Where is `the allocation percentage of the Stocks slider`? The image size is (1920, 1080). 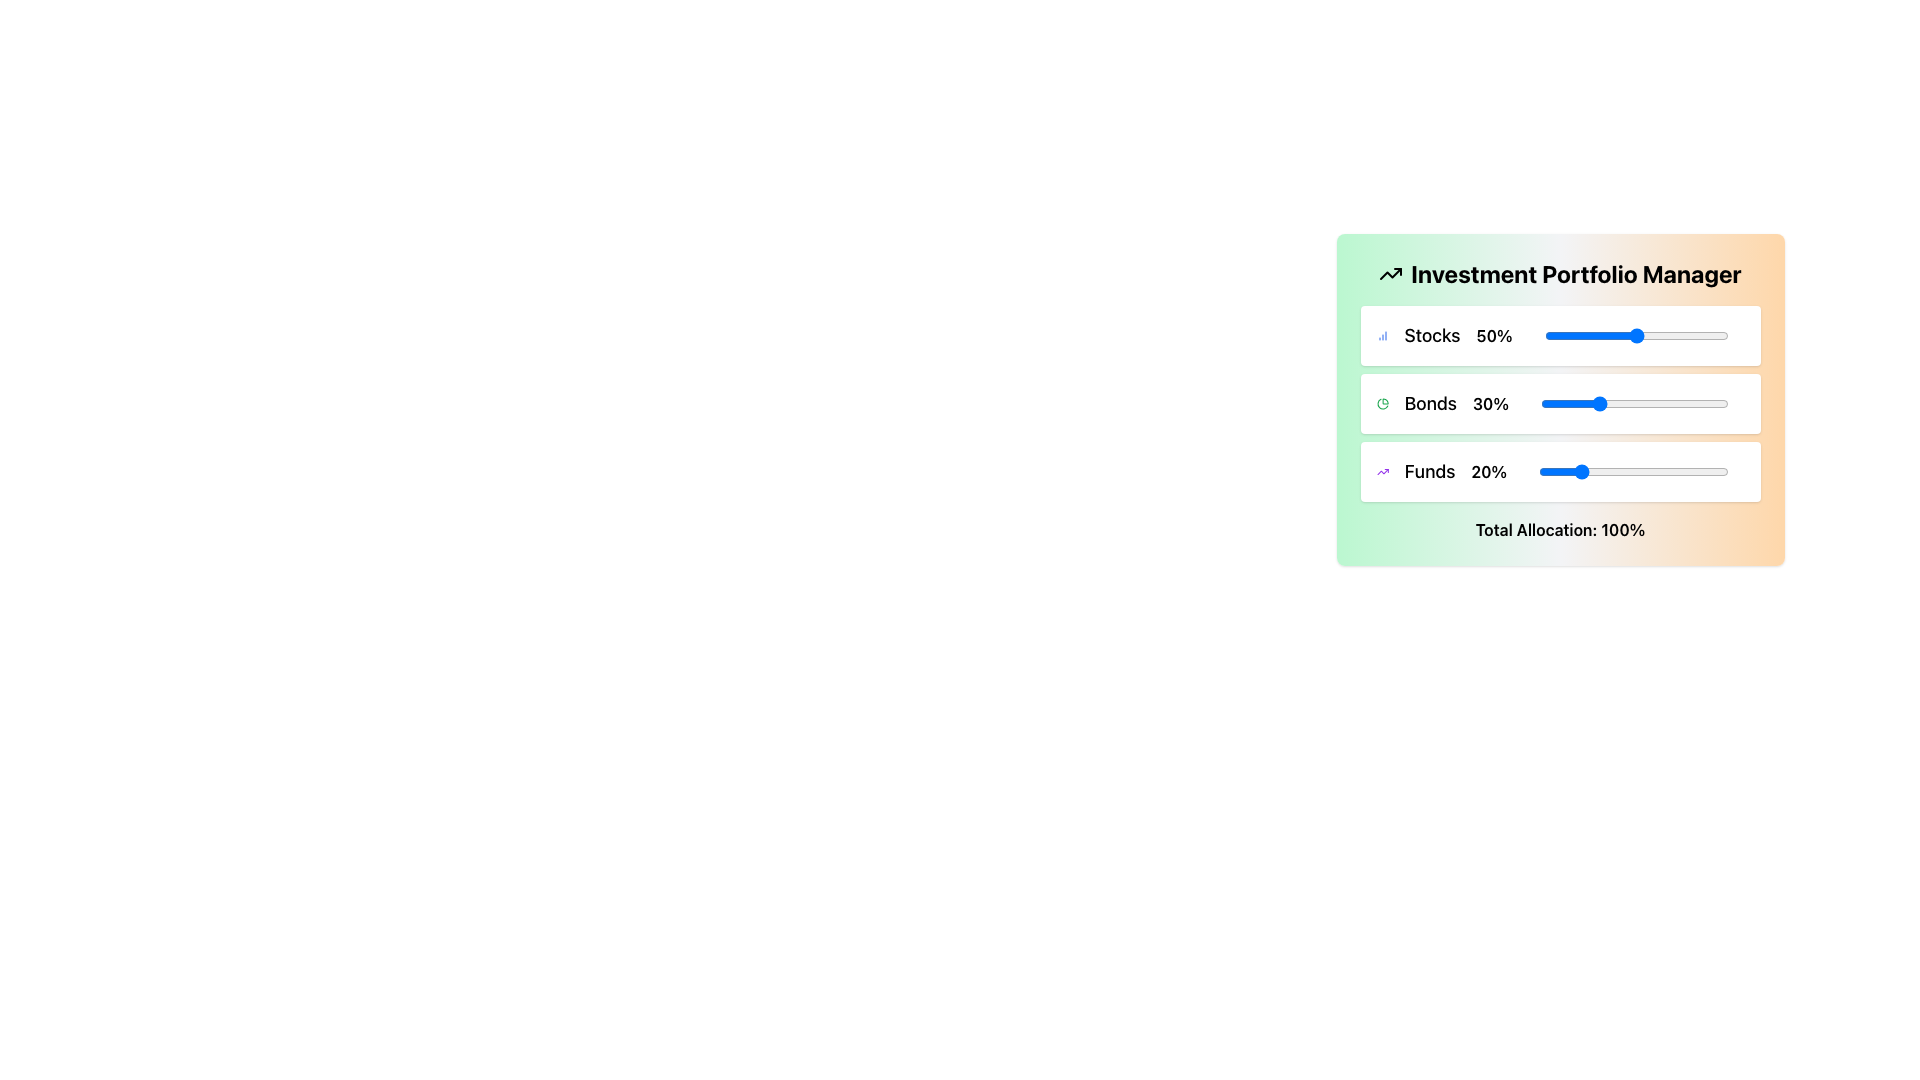 the allocation percentage of the Stocks slider is located at coordinates (1563, 334).